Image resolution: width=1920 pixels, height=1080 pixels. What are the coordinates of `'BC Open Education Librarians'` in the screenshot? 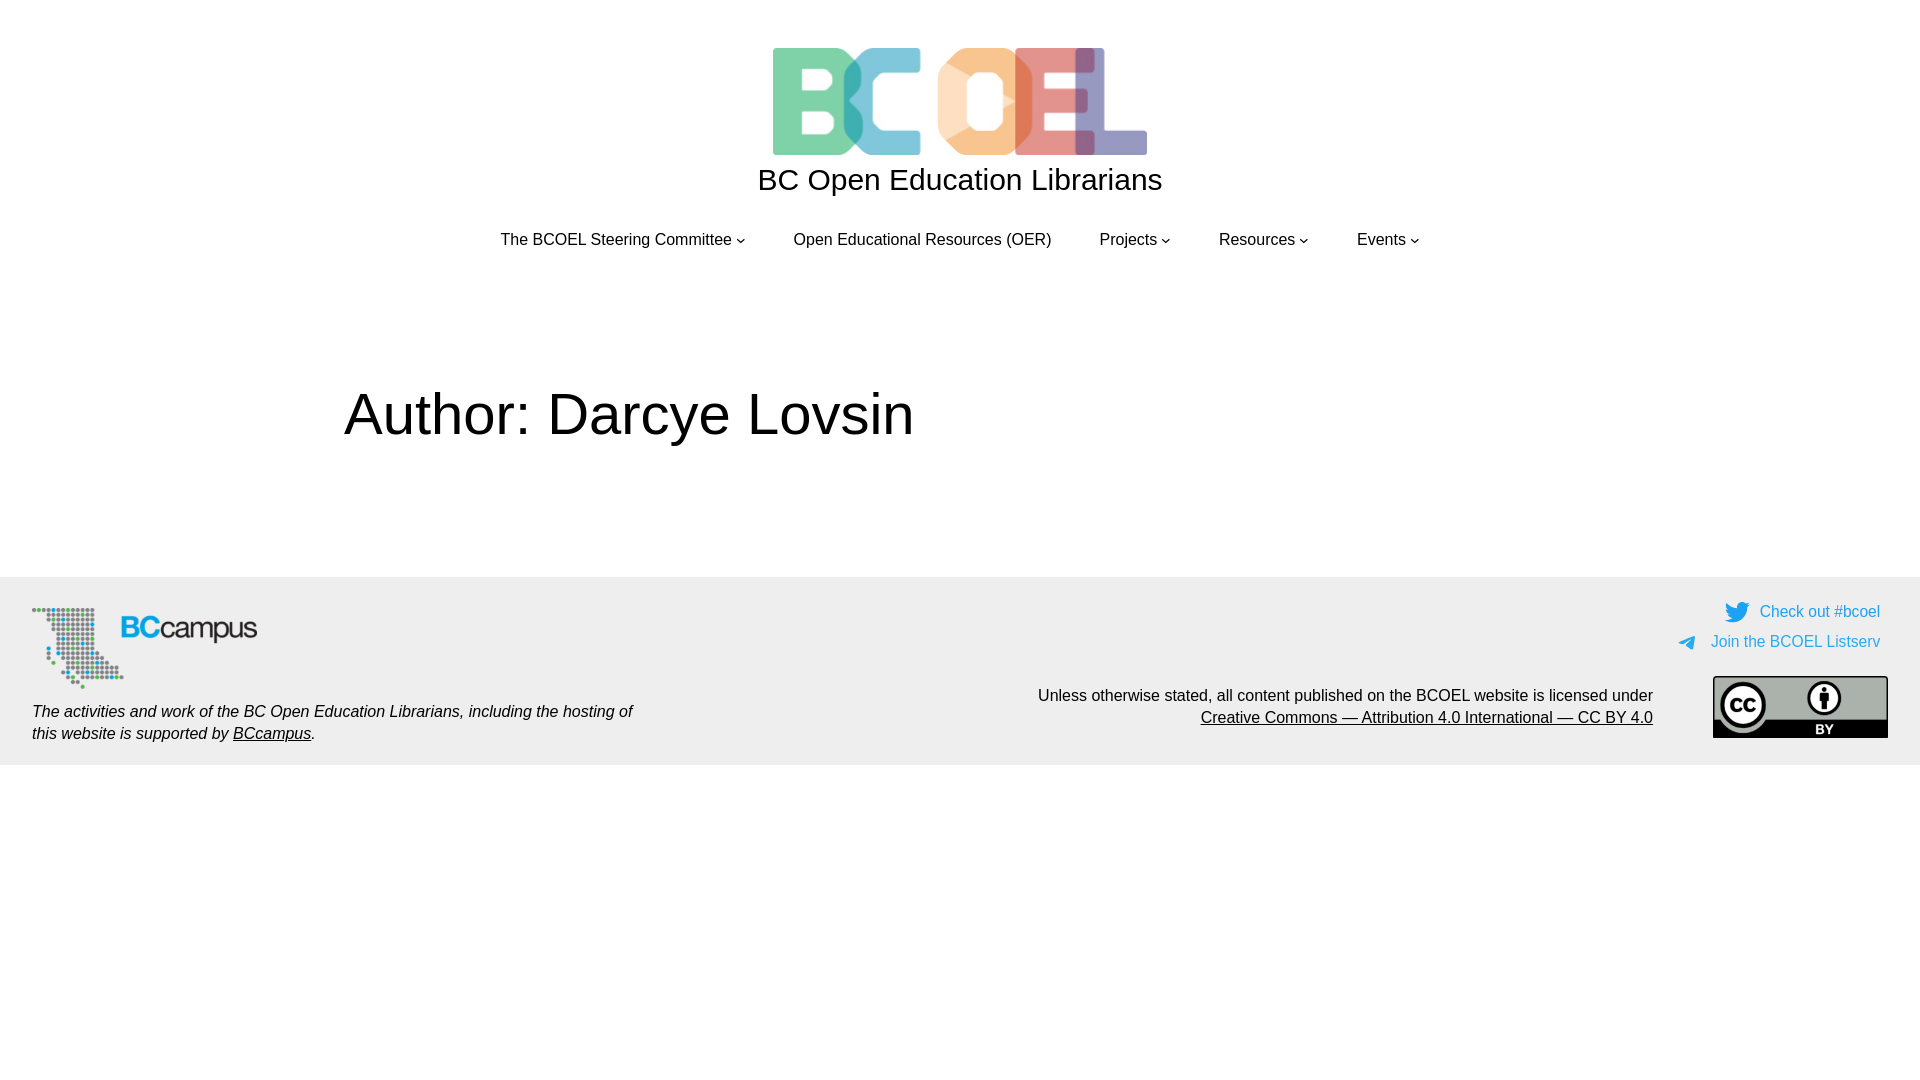 It's located at (958, 178).